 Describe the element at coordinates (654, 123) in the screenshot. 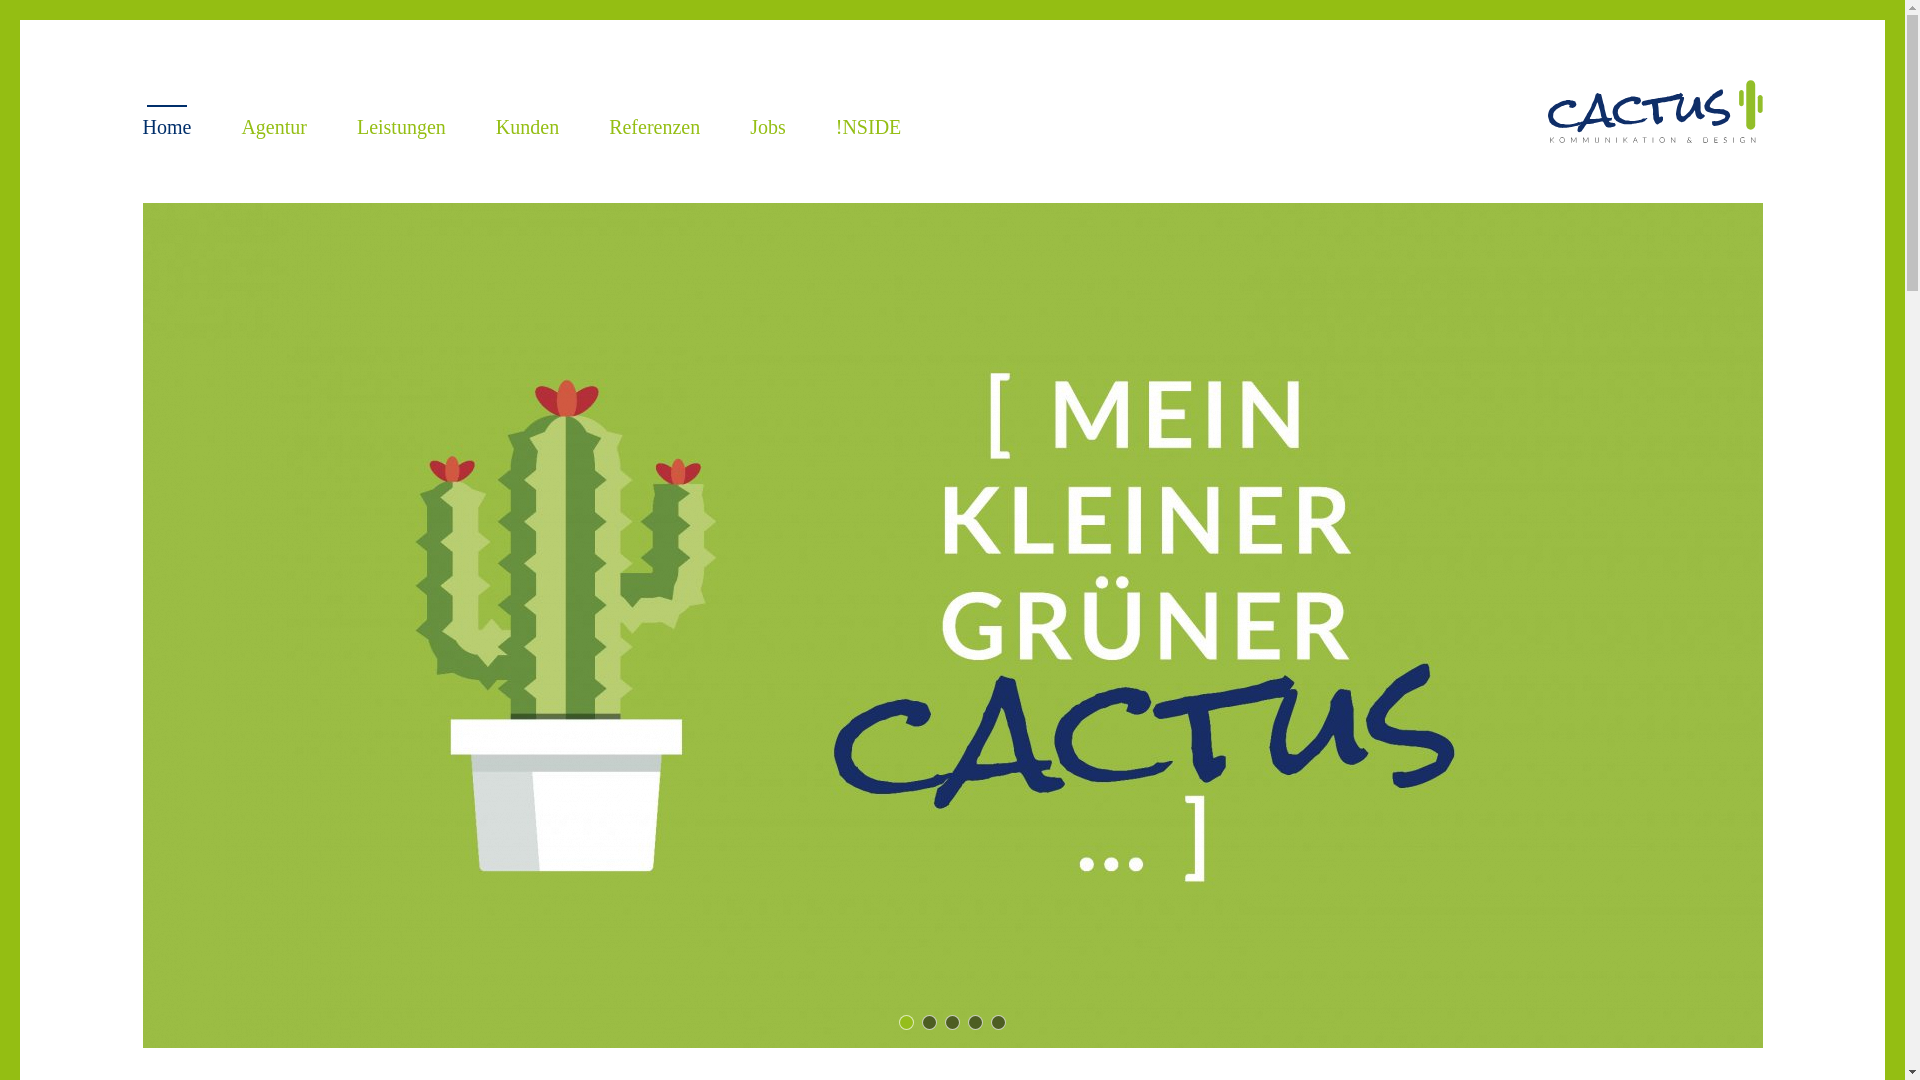

I see `'Referenzen'` at that location.